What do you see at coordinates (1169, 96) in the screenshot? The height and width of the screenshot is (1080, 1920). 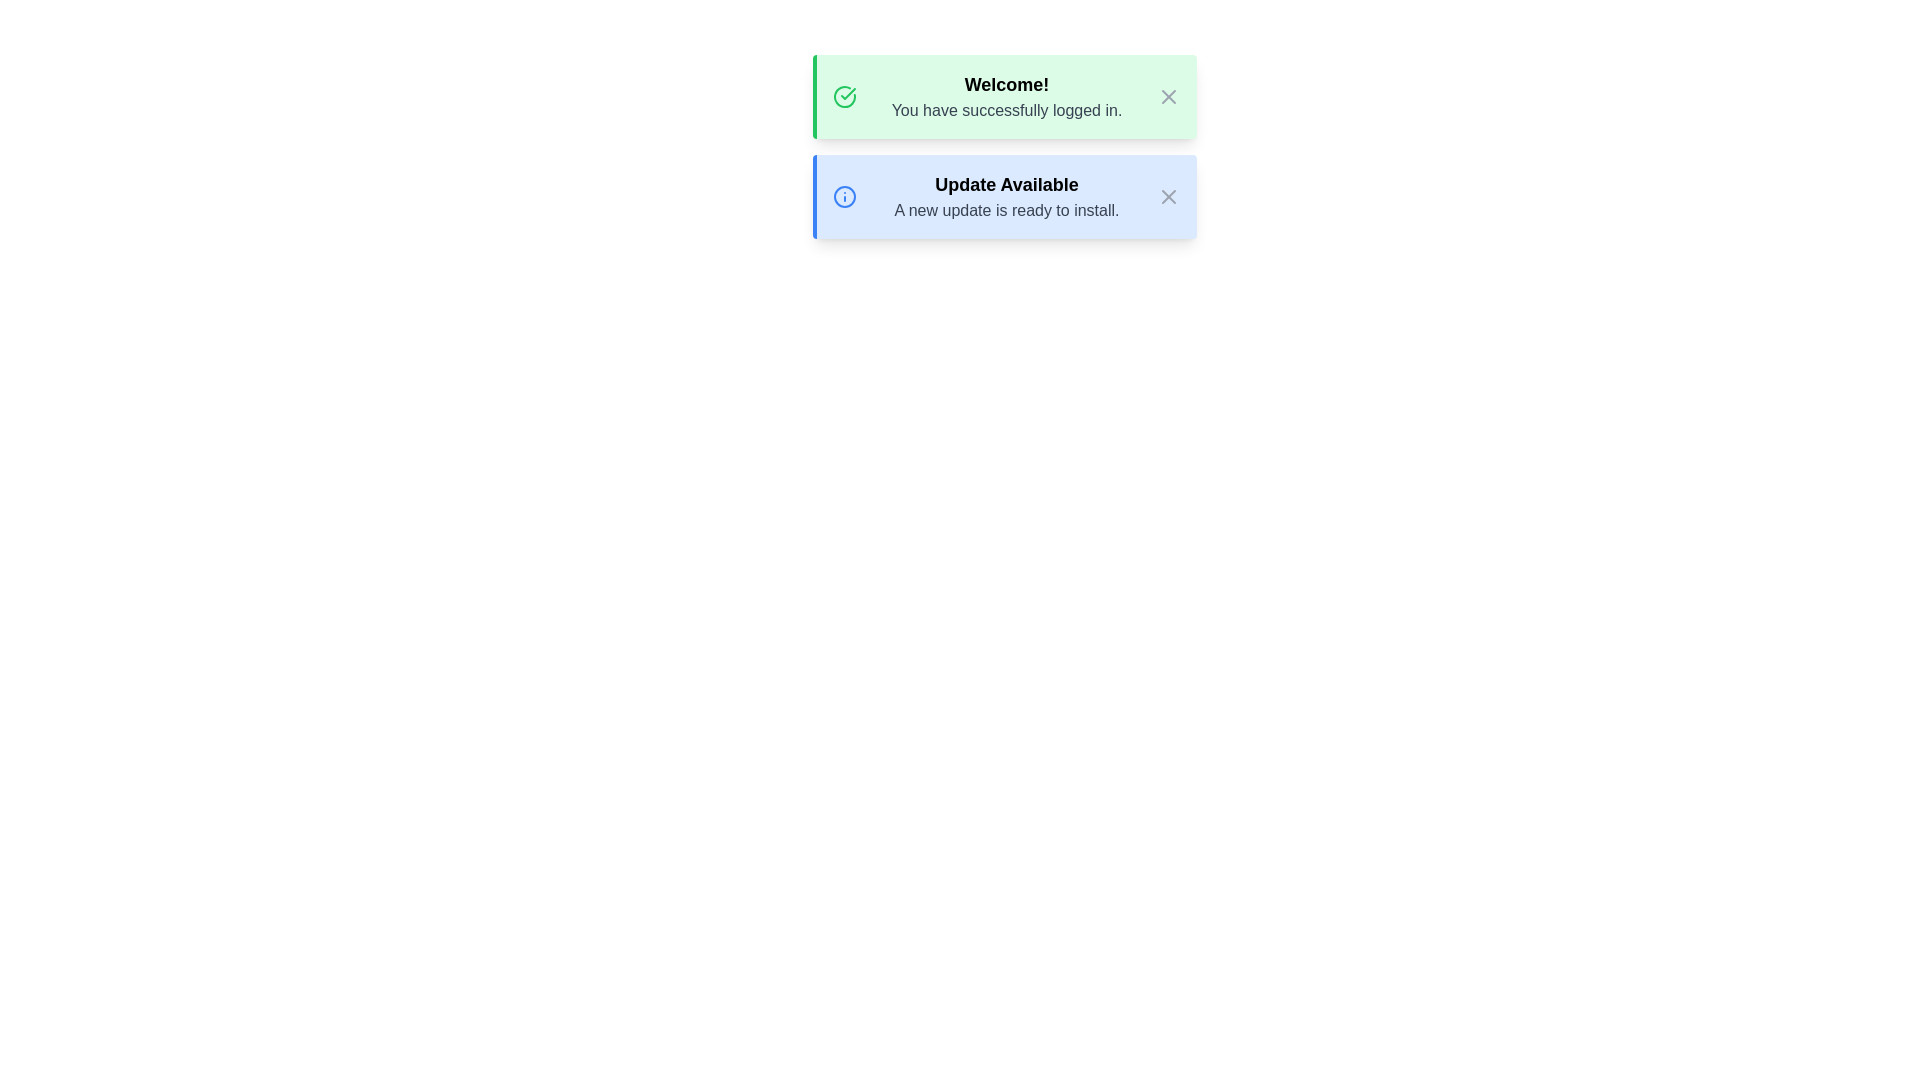 I see `the 'X' icon in the green notification box` at bounding box center [1169, 96].